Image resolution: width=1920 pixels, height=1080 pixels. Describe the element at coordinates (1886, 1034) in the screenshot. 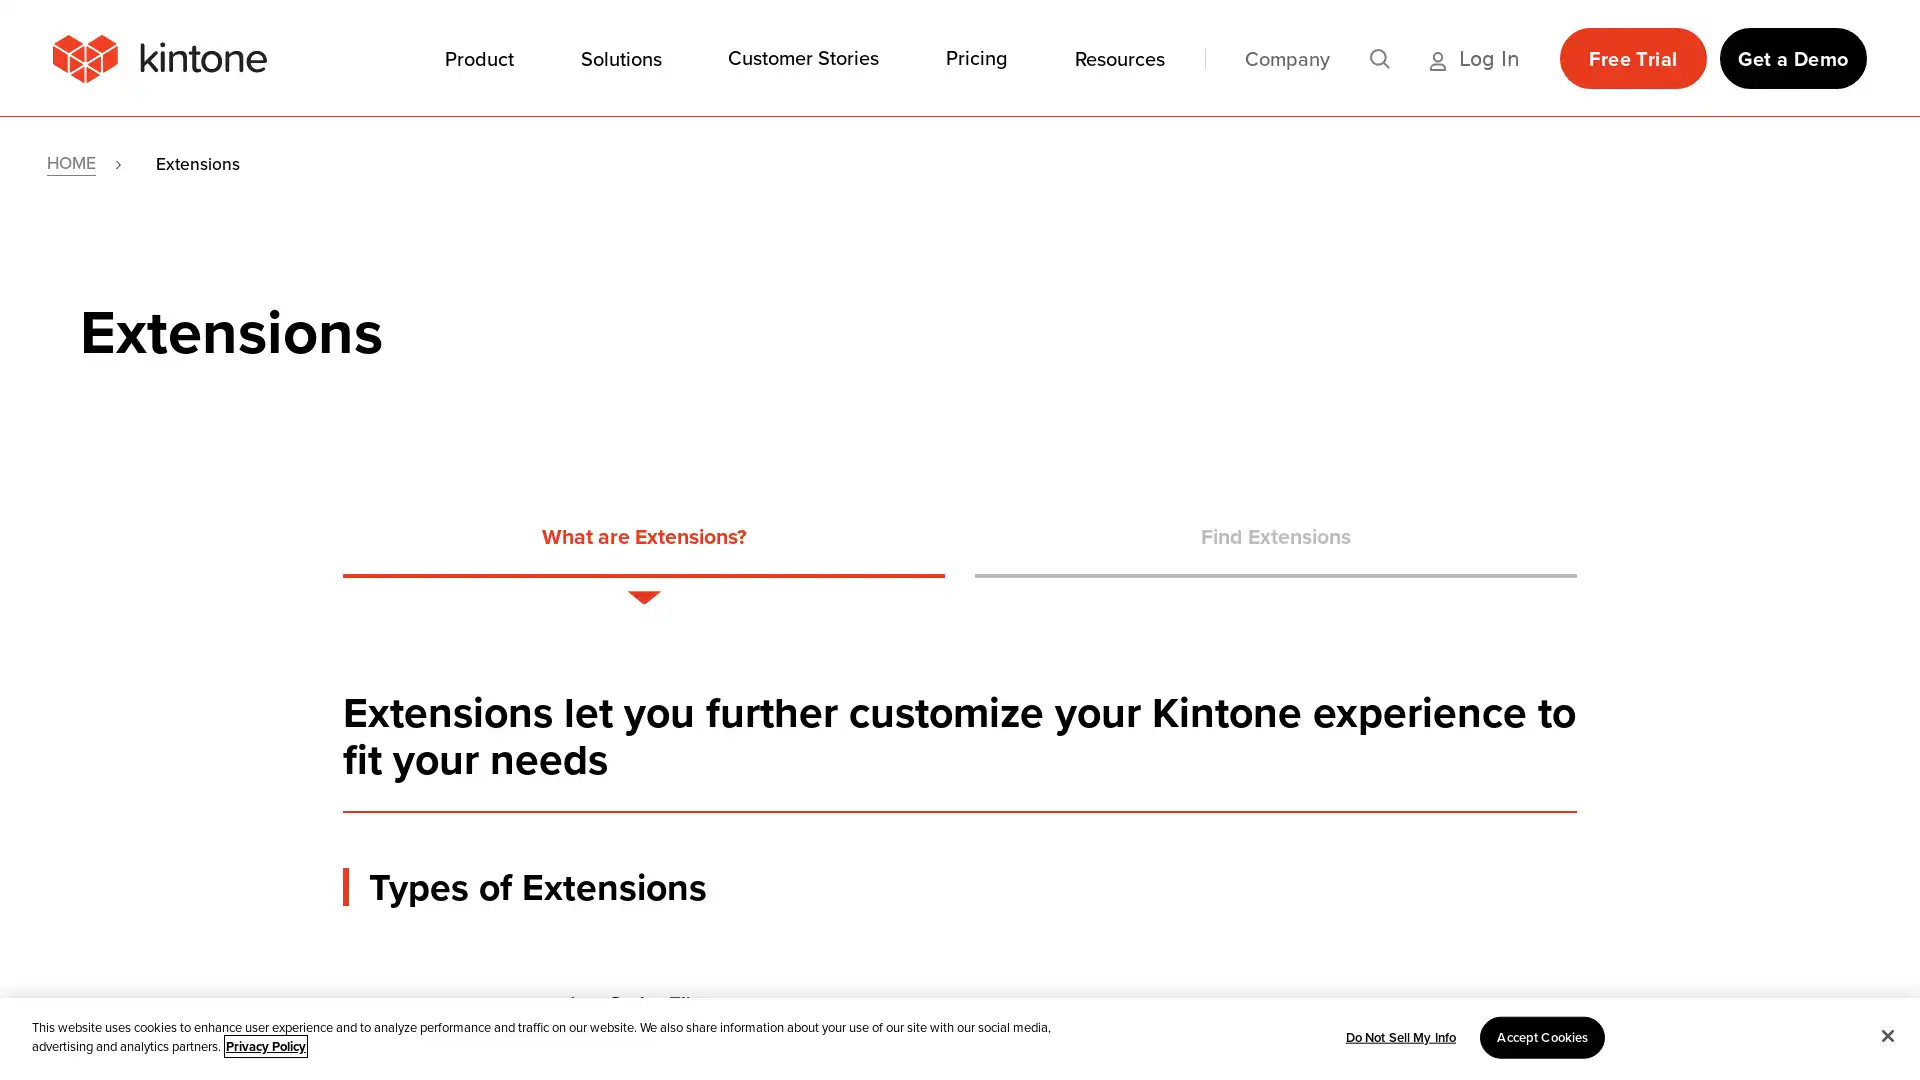

I see `Close` at that location.